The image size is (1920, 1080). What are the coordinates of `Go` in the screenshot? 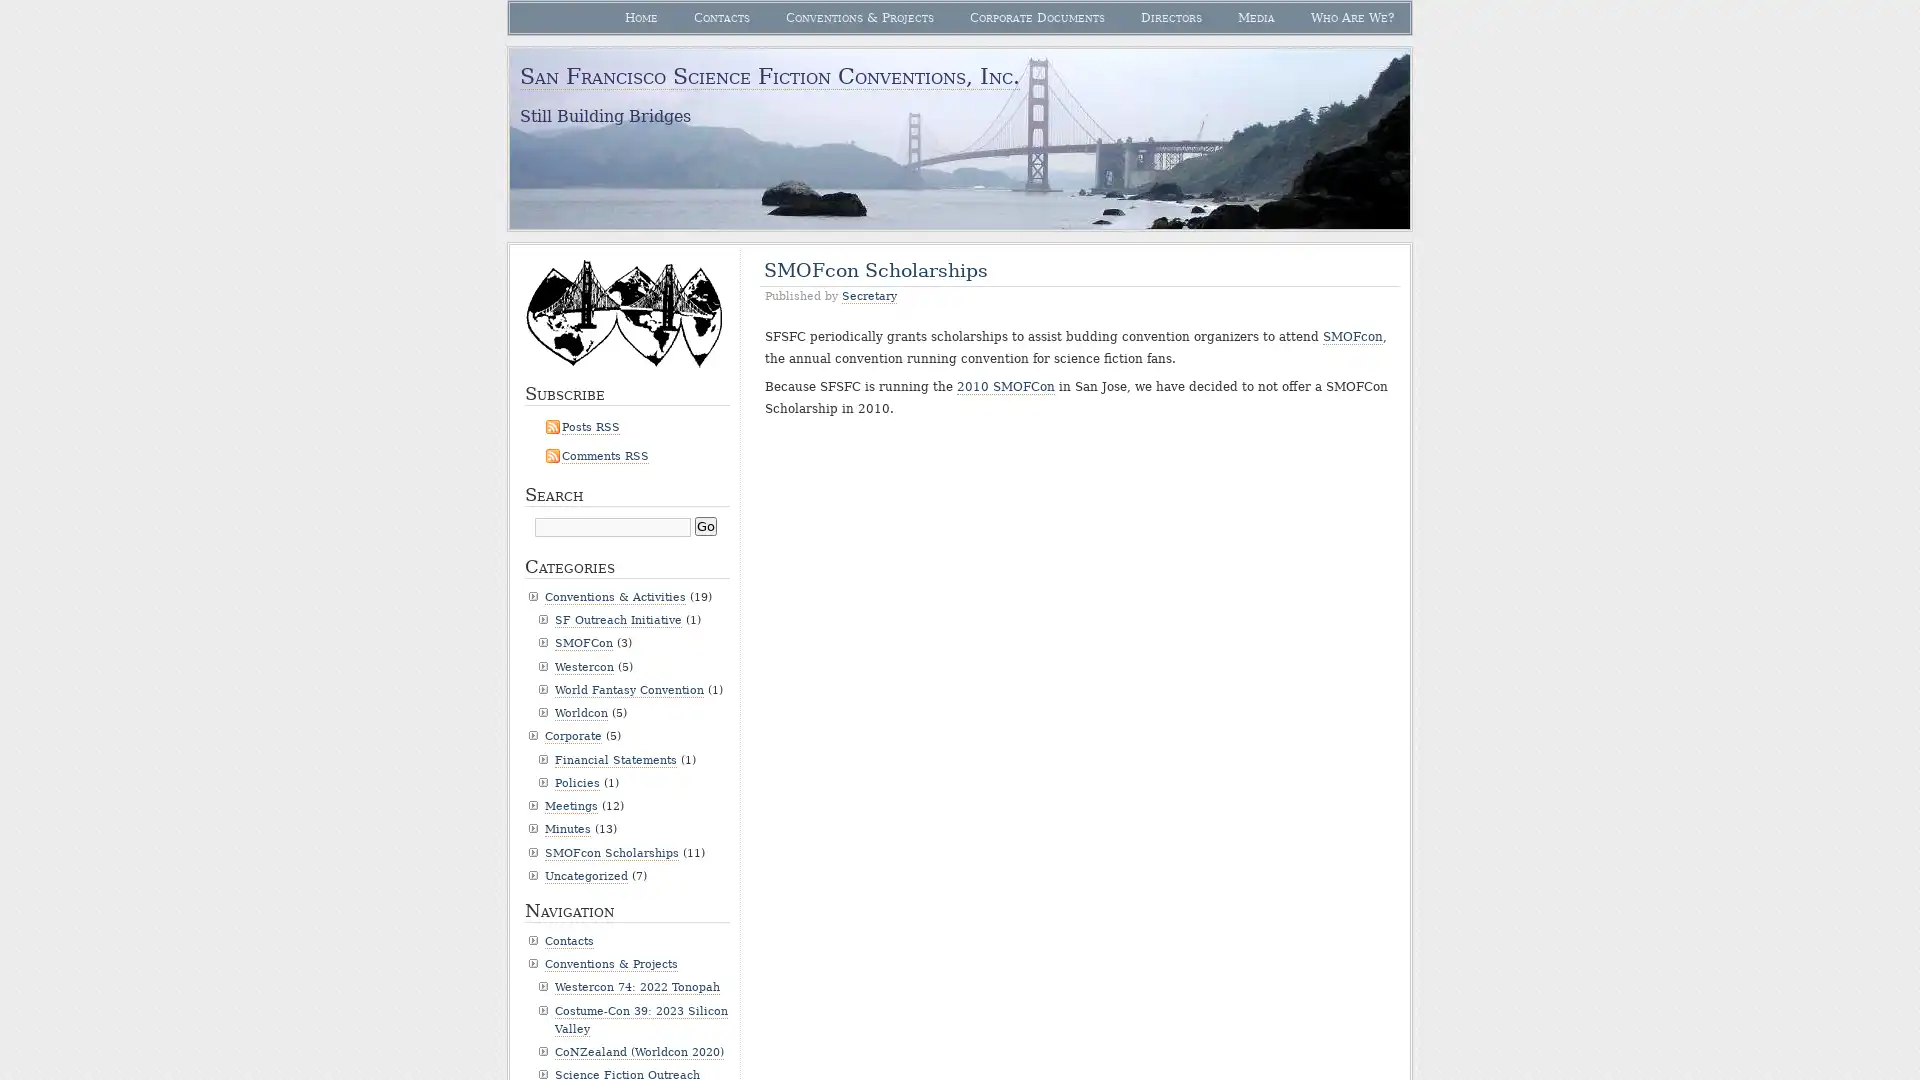 It's located at (705, 524).